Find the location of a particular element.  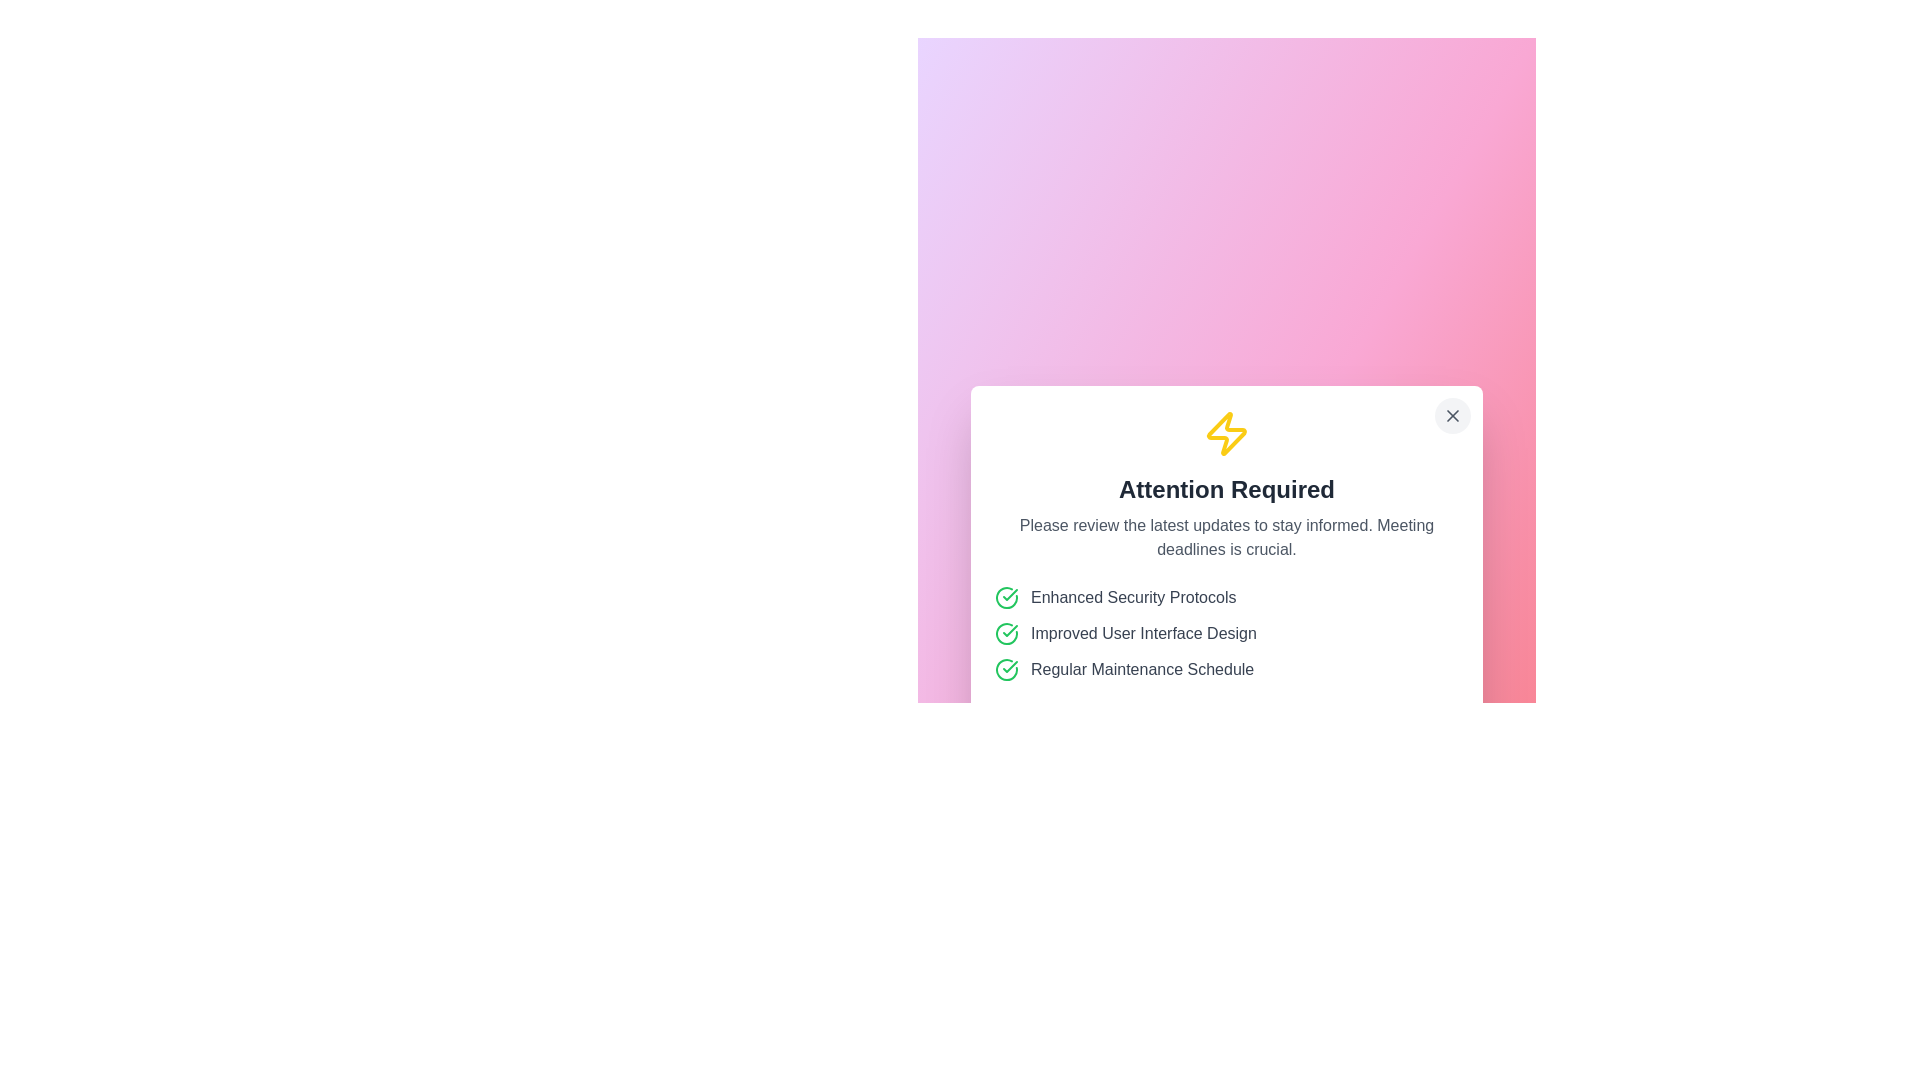

the 'X' icon button located at the top-right corner of the modal is located at coordinates (1453, 415).